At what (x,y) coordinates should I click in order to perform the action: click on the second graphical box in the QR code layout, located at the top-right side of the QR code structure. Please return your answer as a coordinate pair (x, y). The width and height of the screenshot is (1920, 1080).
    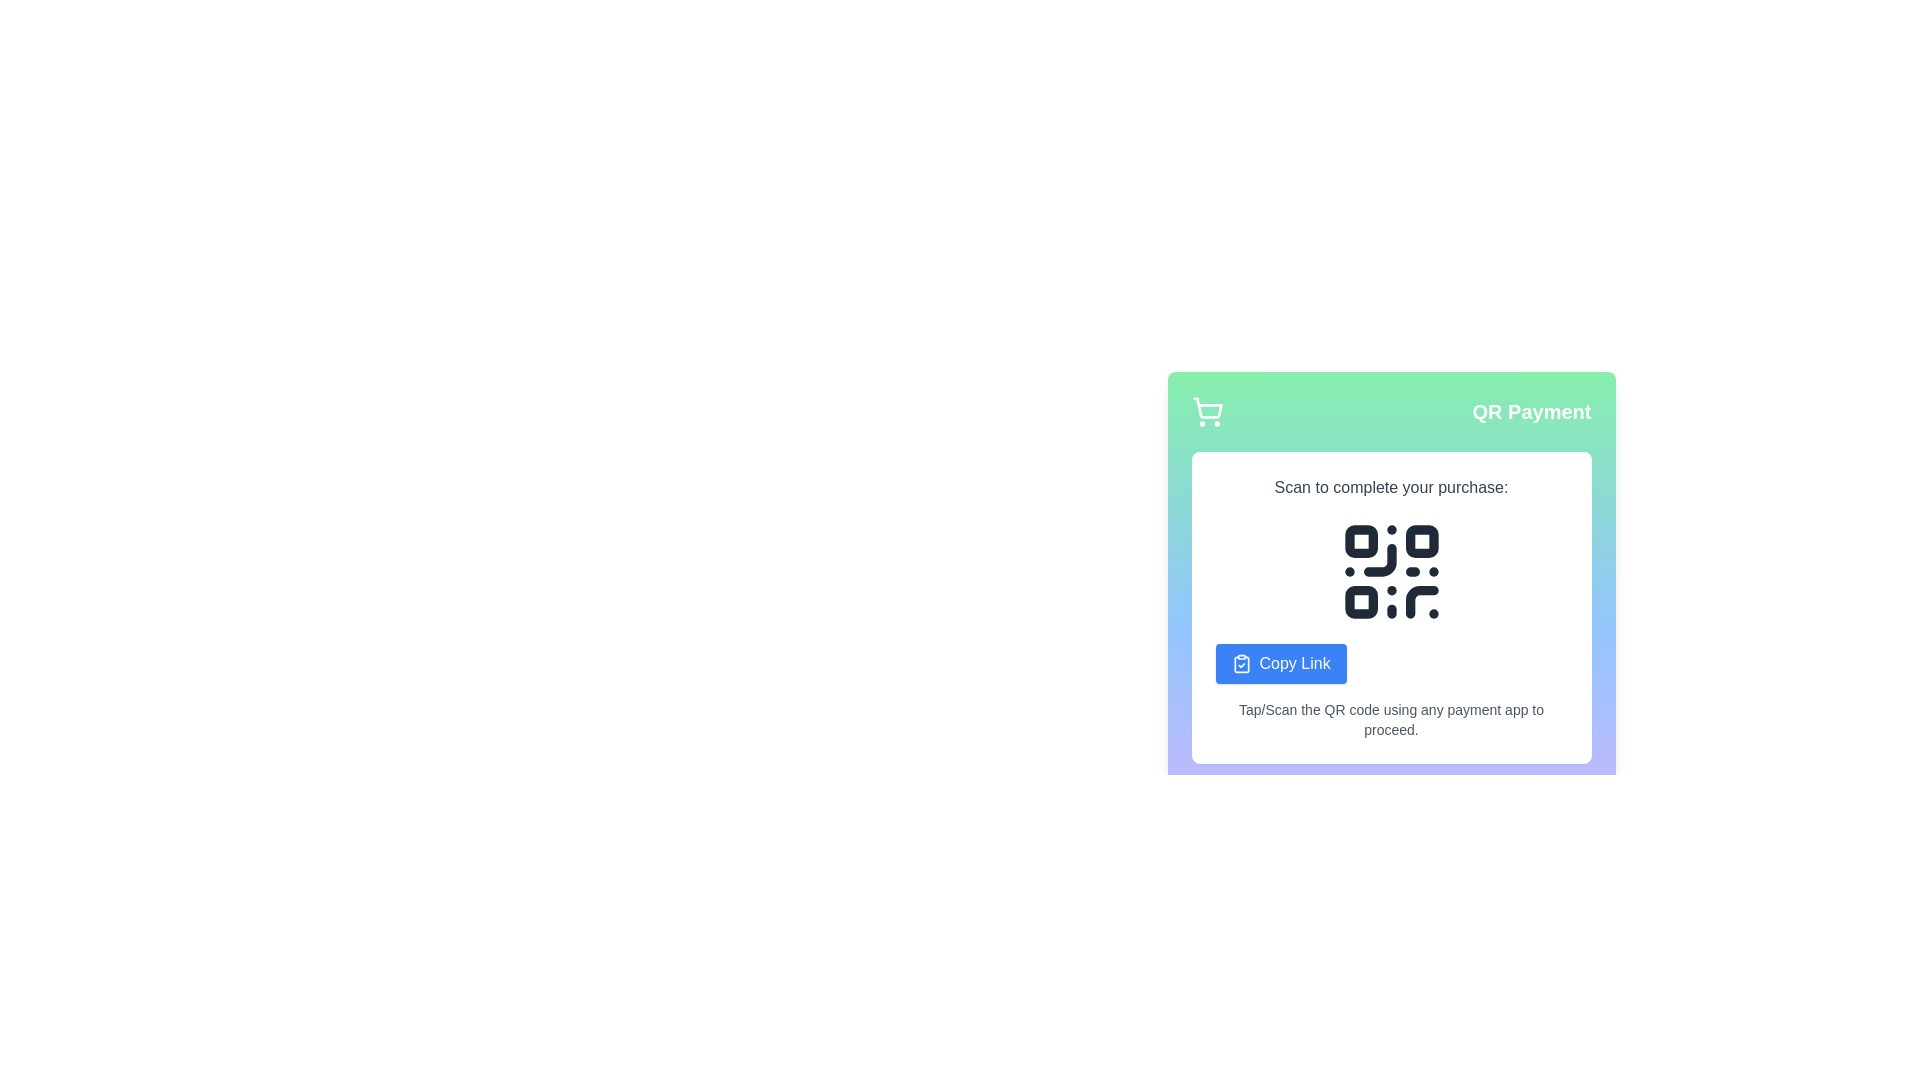
    Looking at the image, I should click on (1420, 541).